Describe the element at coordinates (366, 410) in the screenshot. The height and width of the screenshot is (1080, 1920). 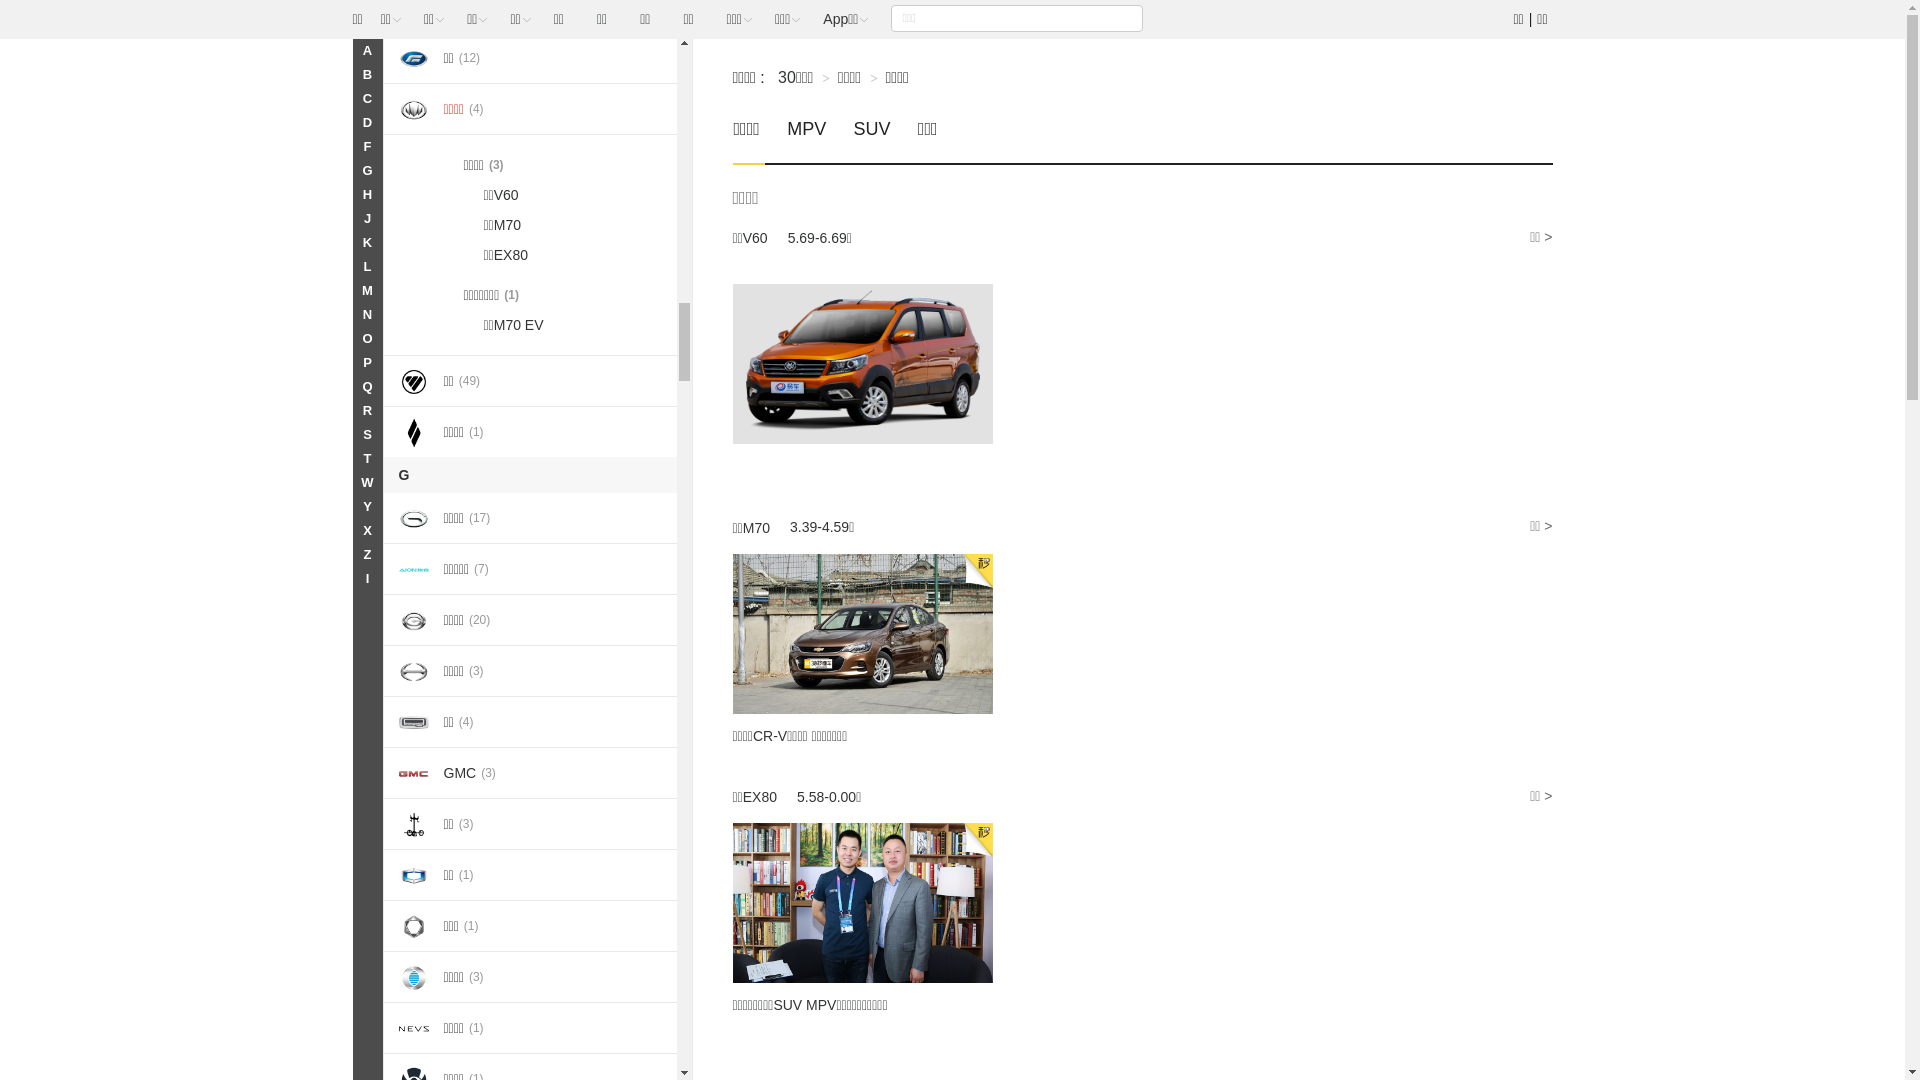
I see `'R'` at that location.